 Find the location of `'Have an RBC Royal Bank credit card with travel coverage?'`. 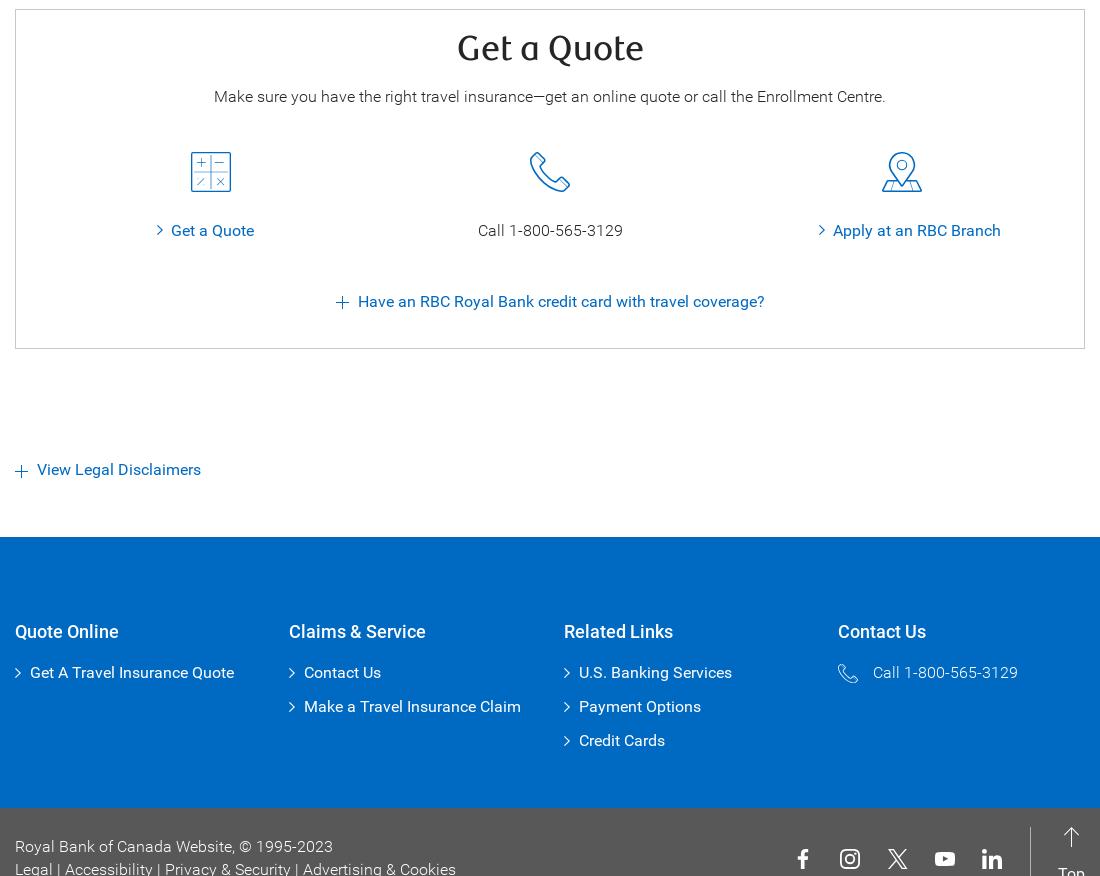

'Have an RBC Royal Bank credit card with travel coverage?' is located at coordinates (356, 300).